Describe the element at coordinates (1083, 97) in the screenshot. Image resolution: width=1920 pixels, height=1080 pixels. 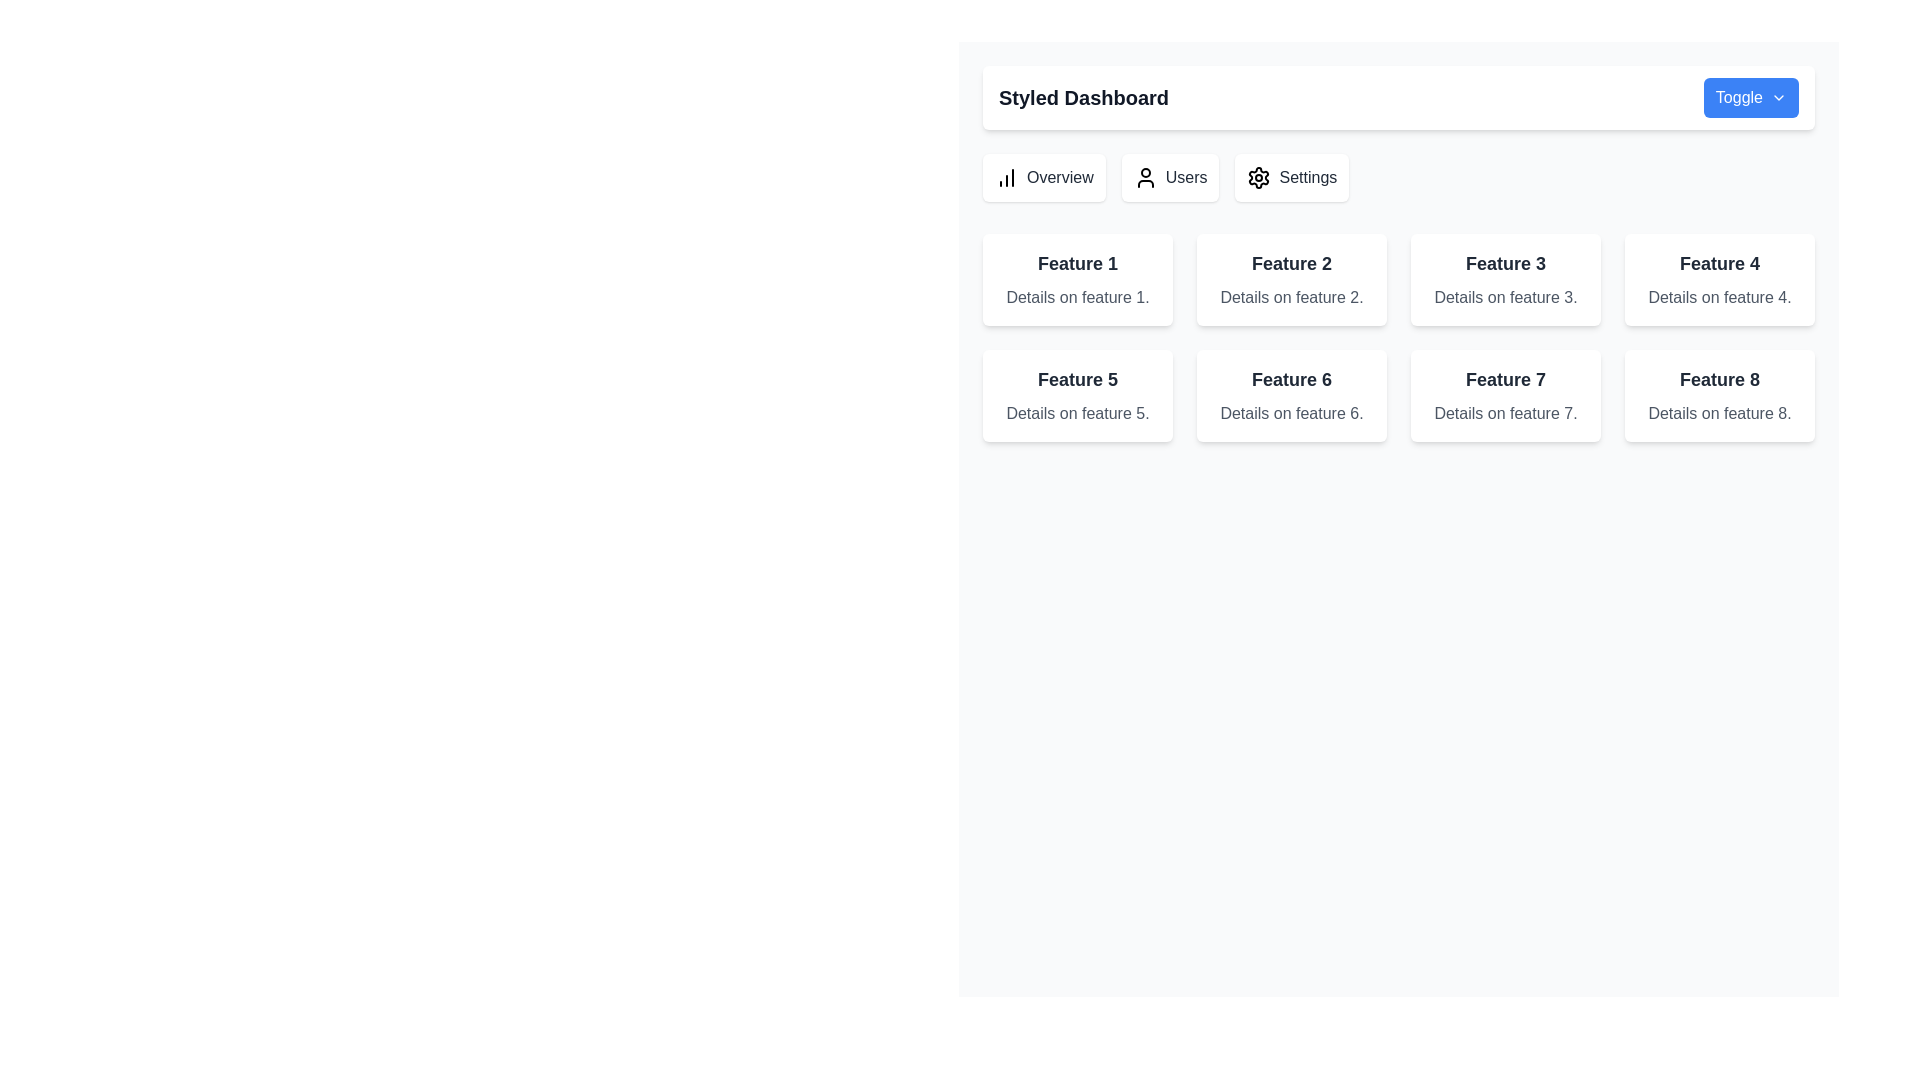
I see `the bold, large-sized text label 'Styled Dashboard' positioned at the top-left section of the interface` at that location.